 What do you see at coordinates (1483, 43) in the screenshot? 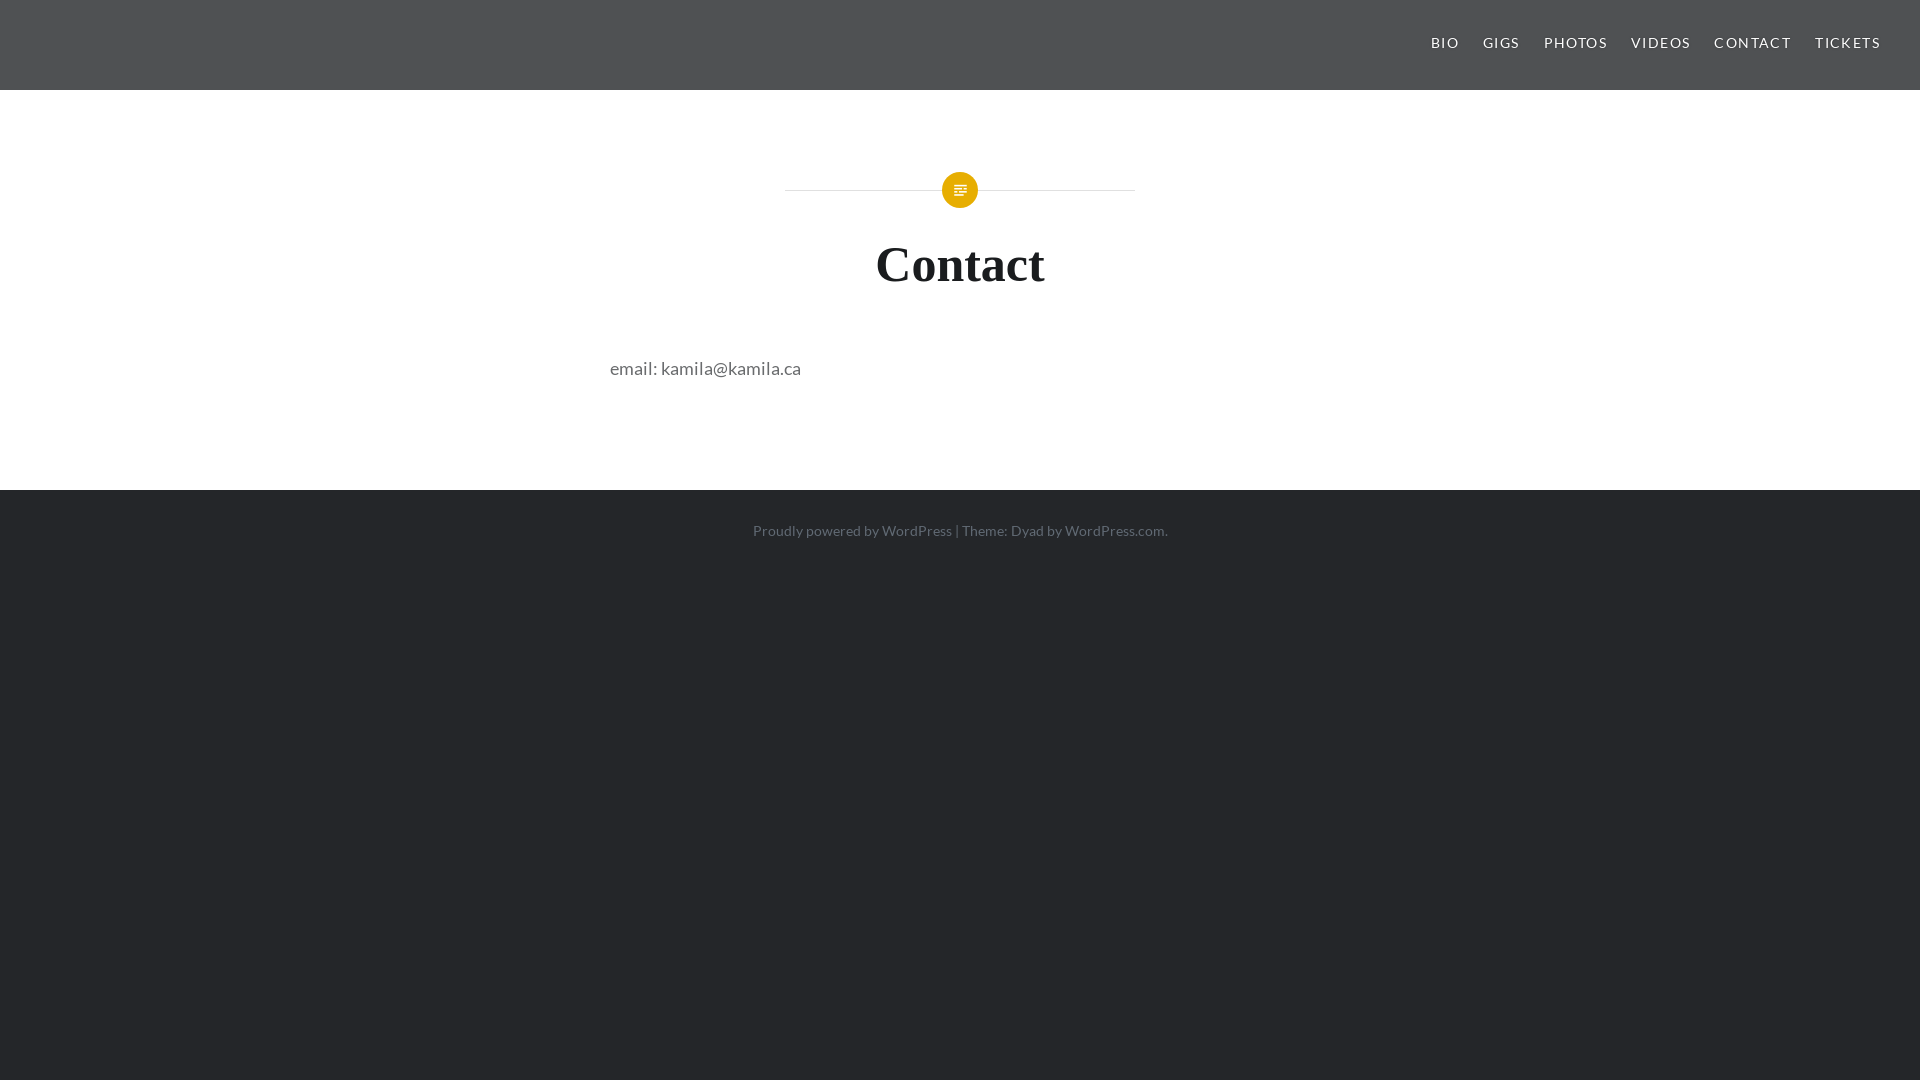
I see `'GIGS'` at bounding box center [1483, 43].